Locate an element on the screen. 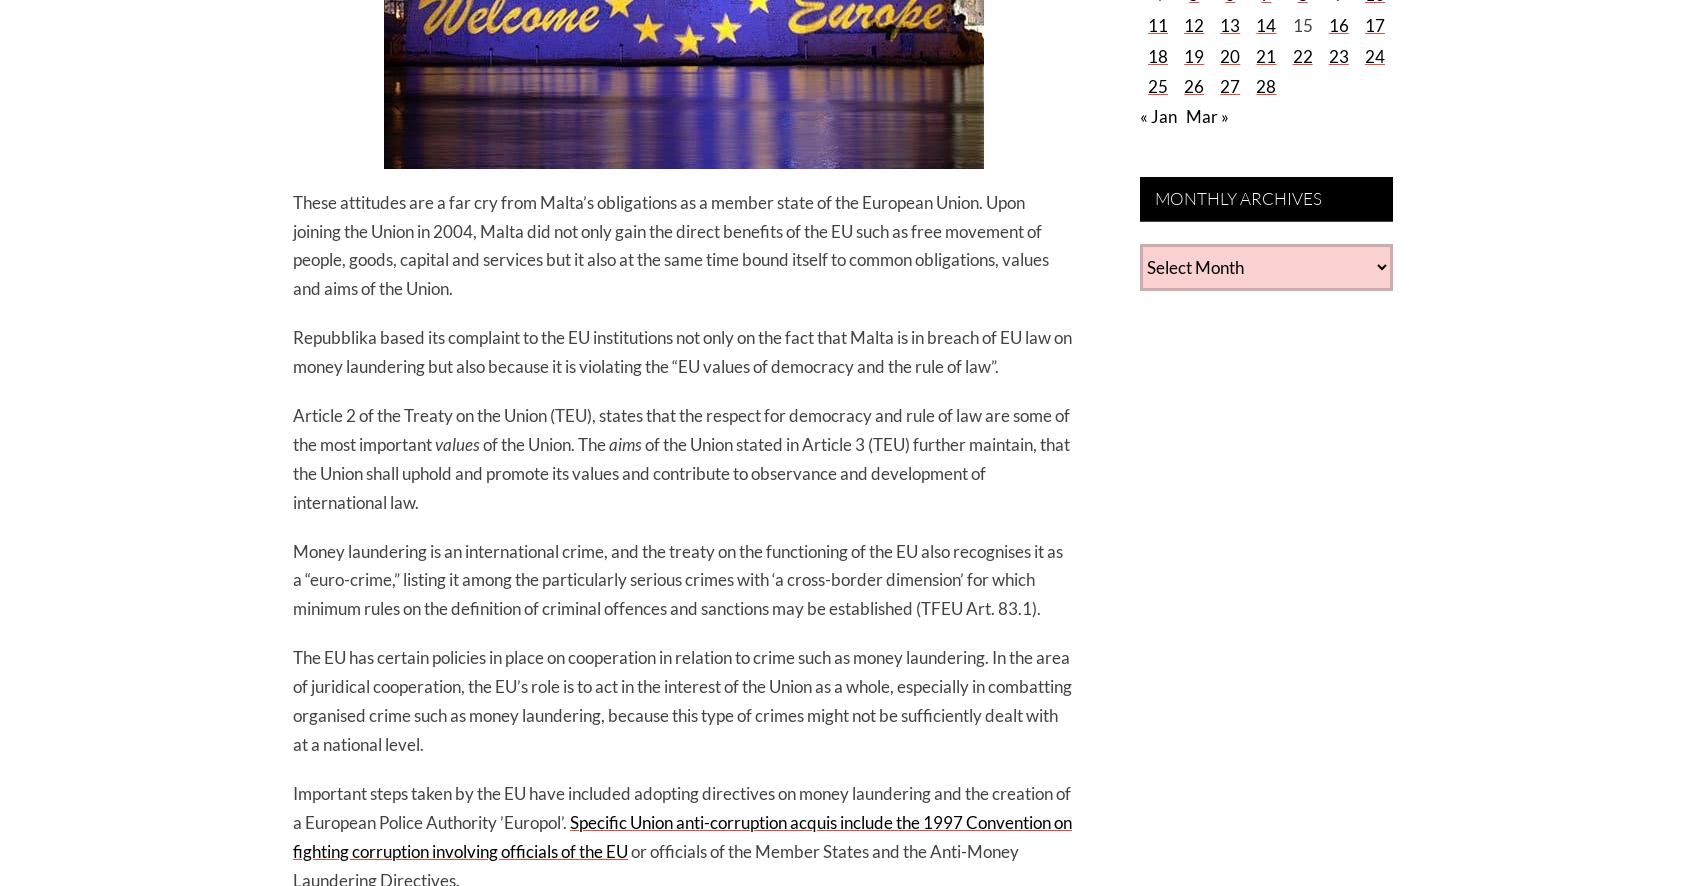 The image size is (1686, 886). '23' is located at coordinates (1338, 54).